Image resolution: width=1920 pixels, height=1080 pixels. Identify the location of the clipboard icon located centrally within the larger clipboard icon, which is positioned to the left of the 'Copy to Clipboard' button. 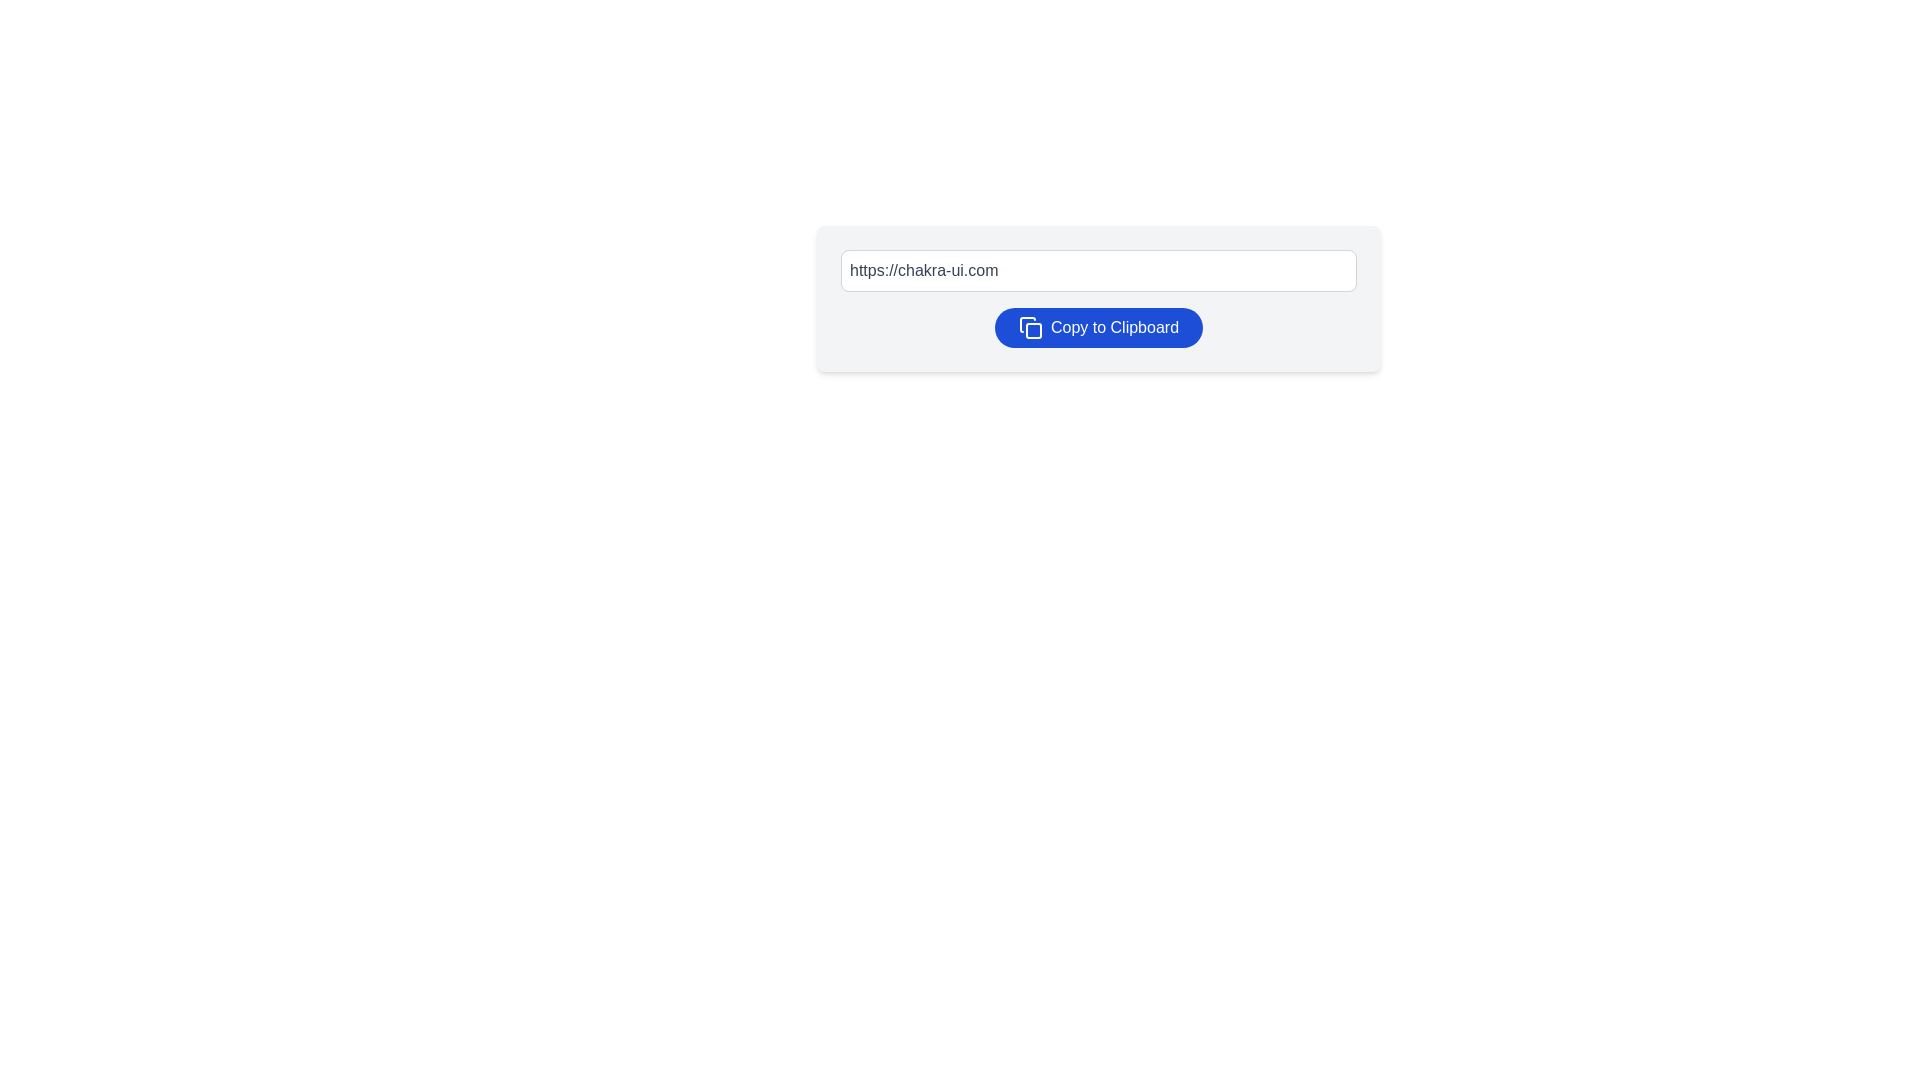
(1033, 330).